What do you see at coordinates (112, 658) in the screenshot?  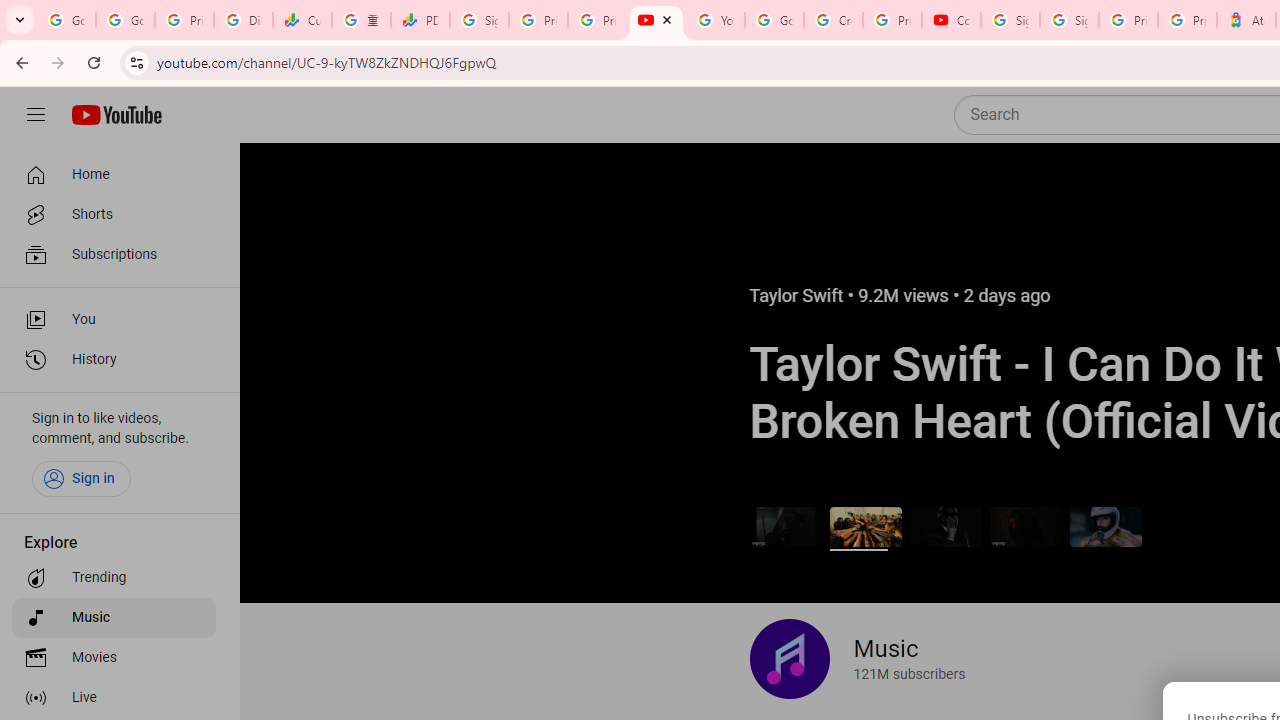 I see `'Movies'` at bounding box center [112, 658].